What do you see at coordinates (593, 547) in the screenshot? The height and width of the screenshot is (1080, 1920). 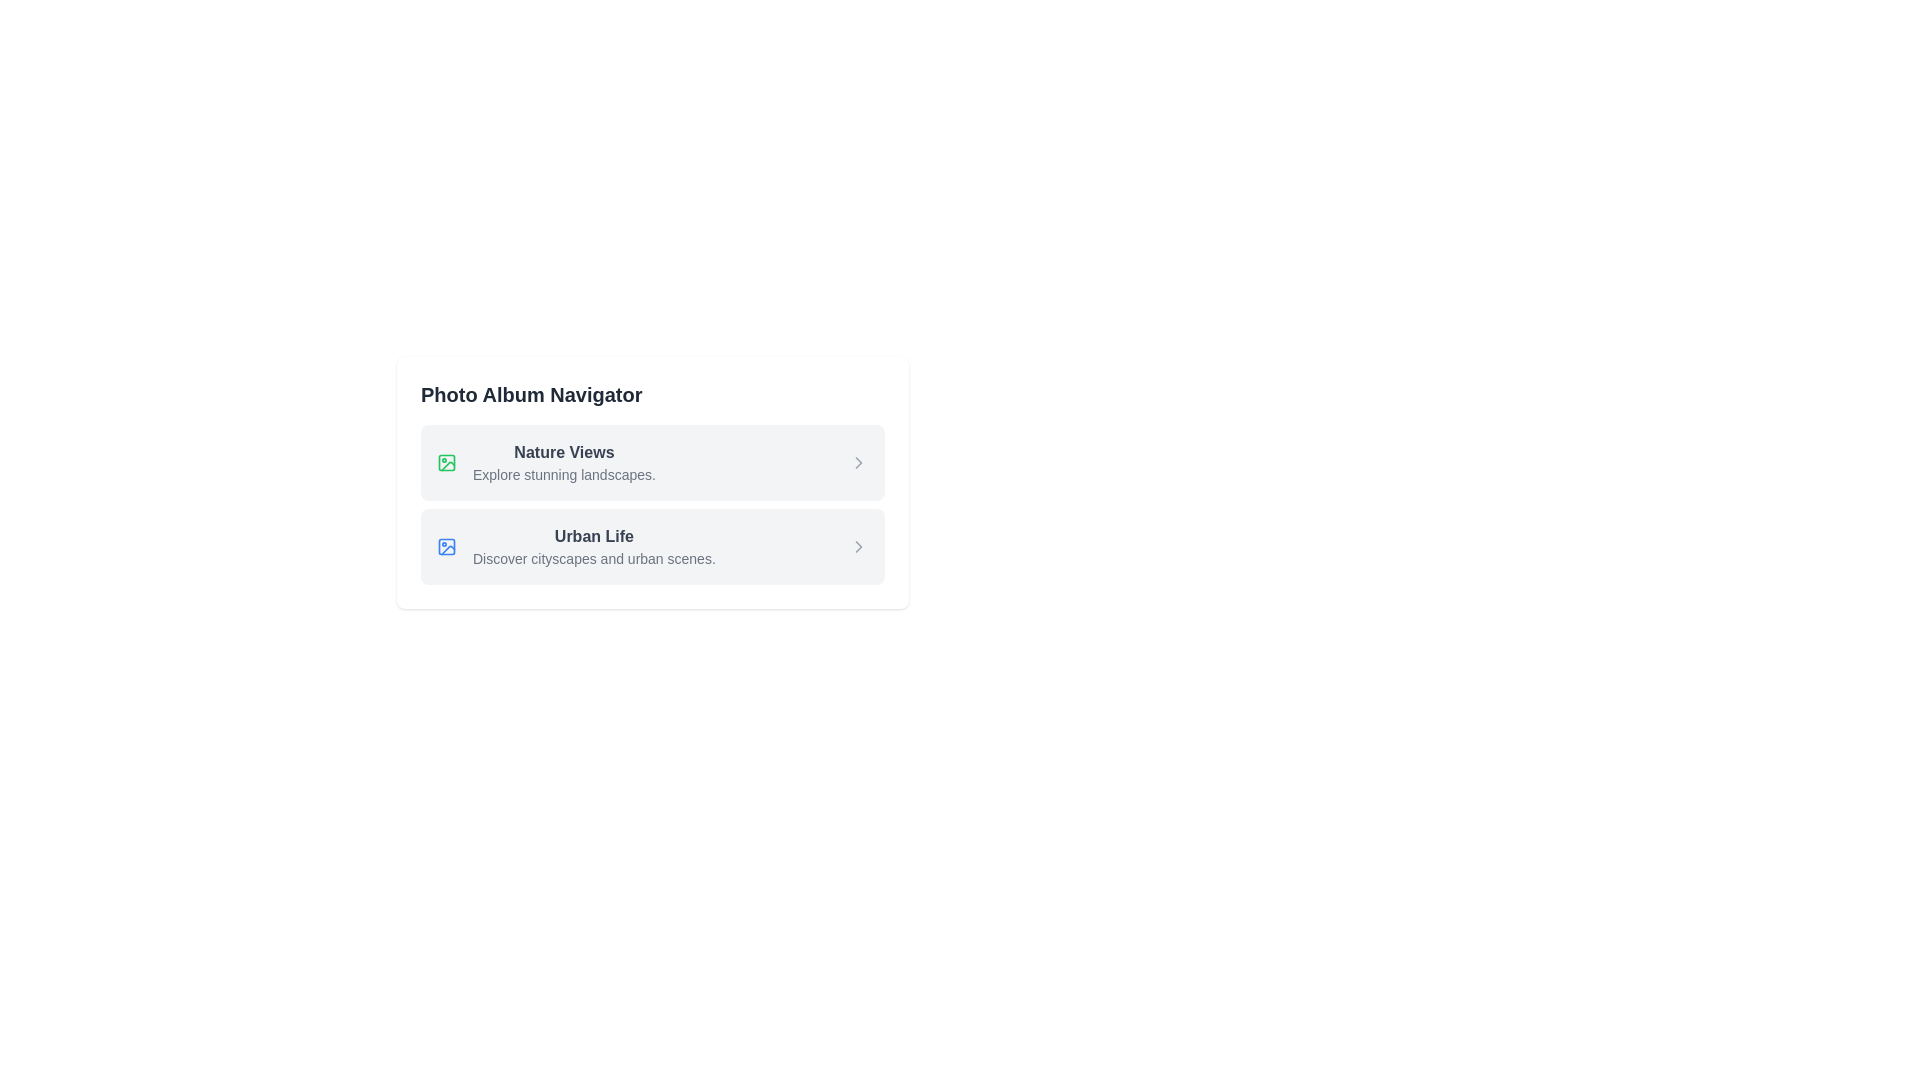 I see `the 'Urban Life' navigation option in the vertically stacked menu` at bounding box center [593, 547].